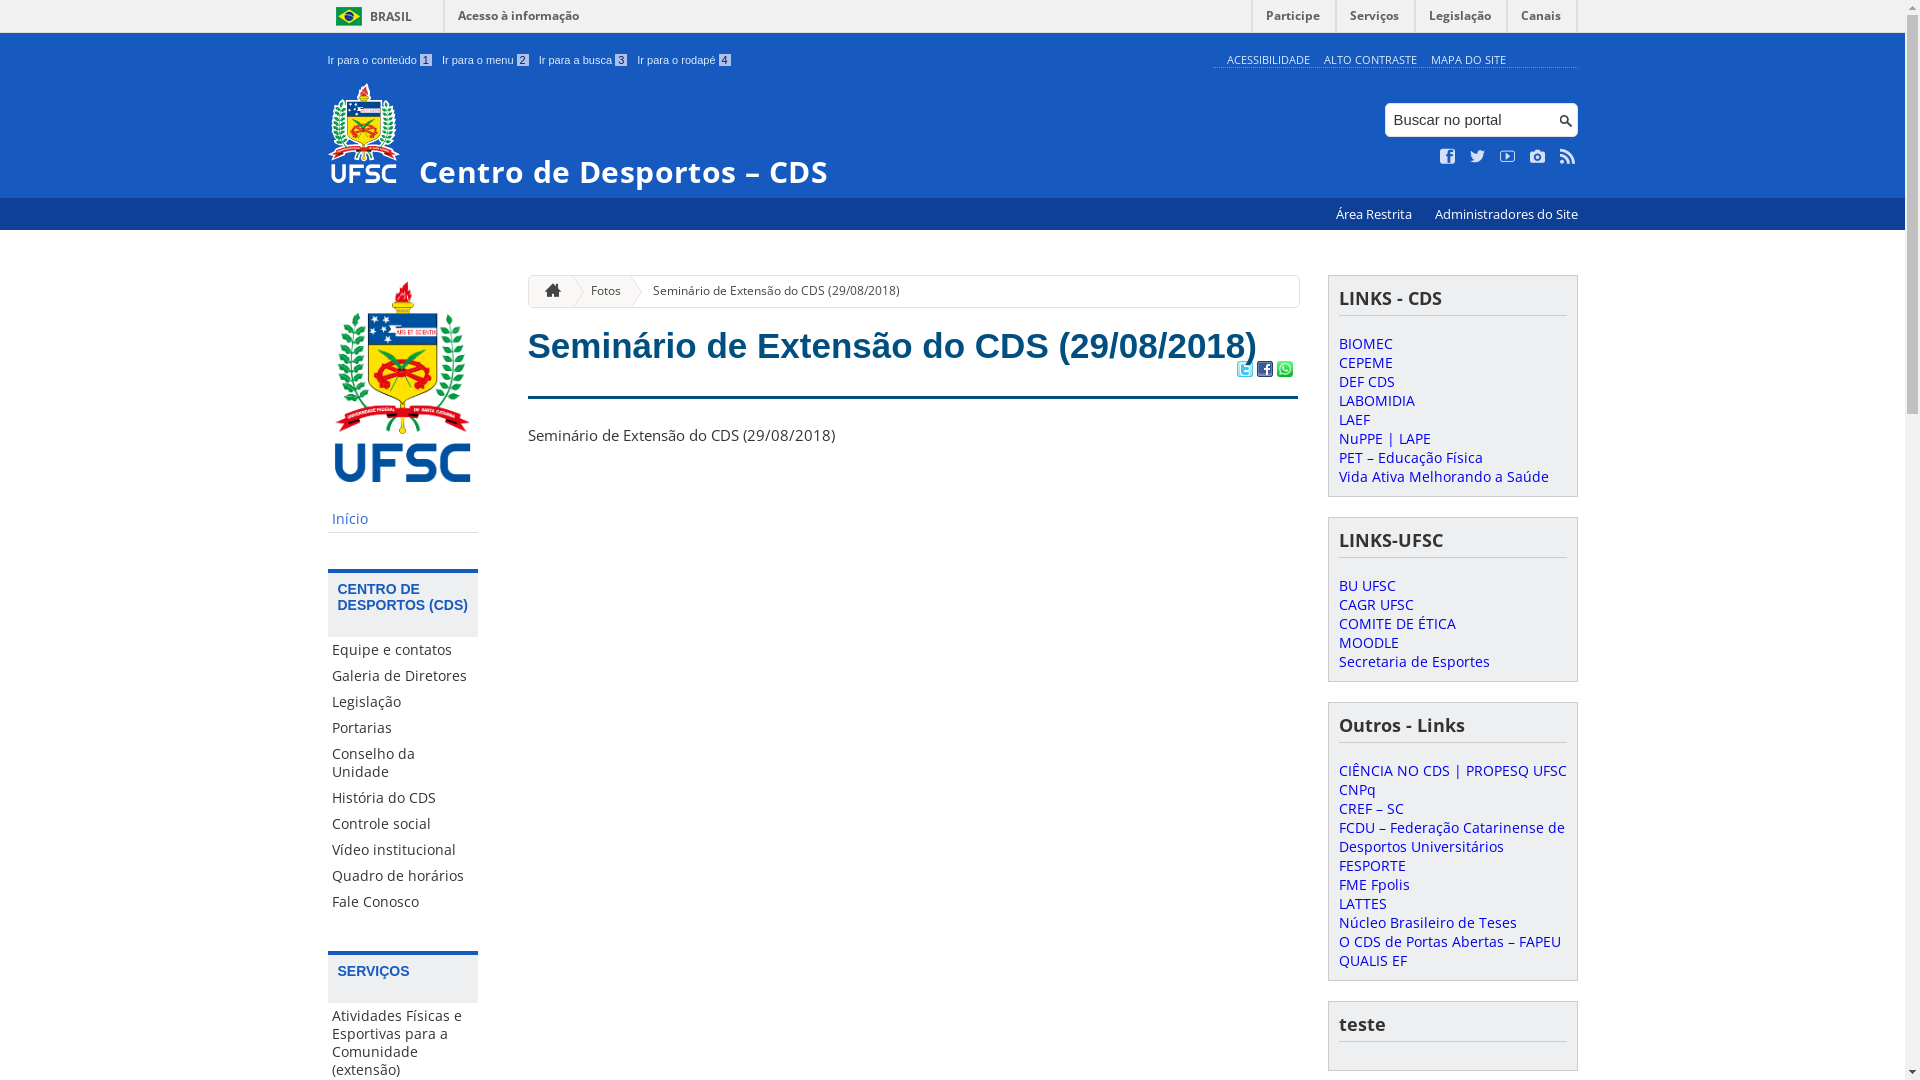  I want to click on 'CEPEME', so click(1363, 362).